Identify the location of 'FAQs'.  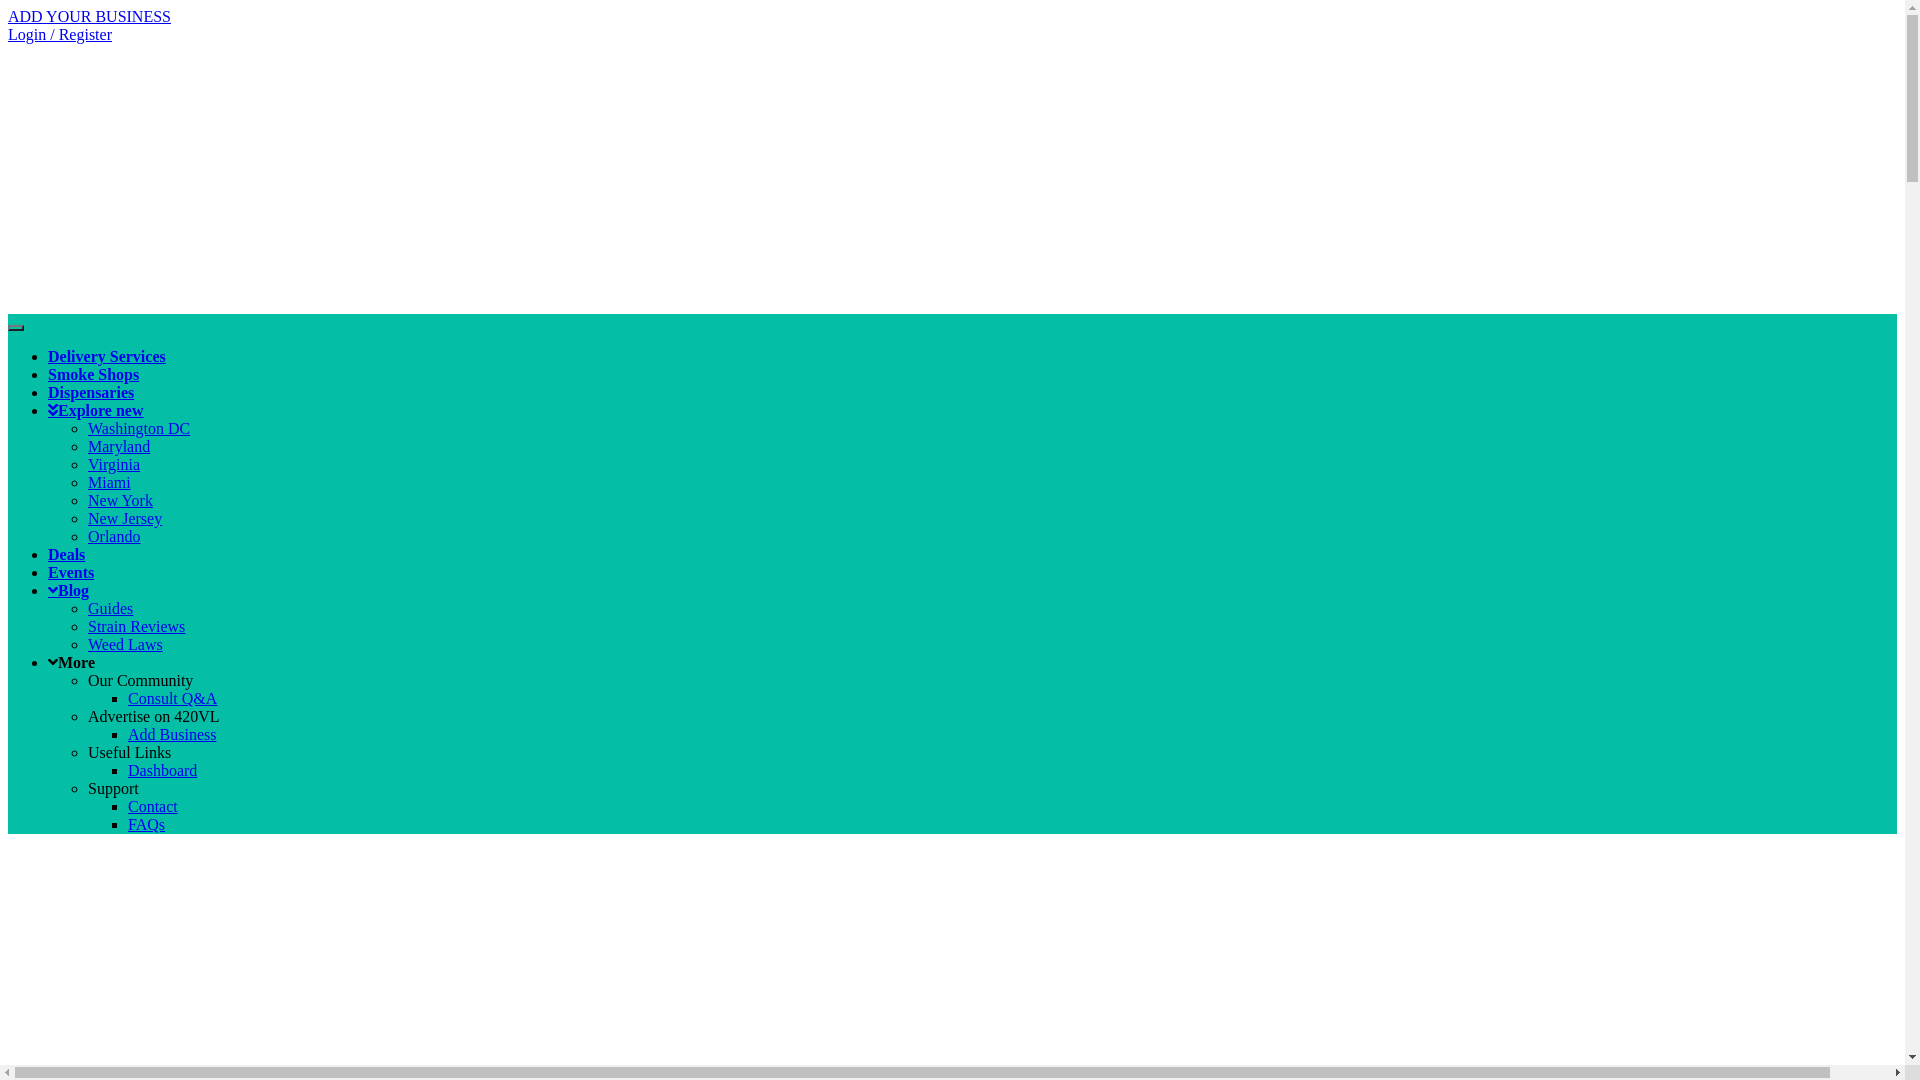
(145, 824).